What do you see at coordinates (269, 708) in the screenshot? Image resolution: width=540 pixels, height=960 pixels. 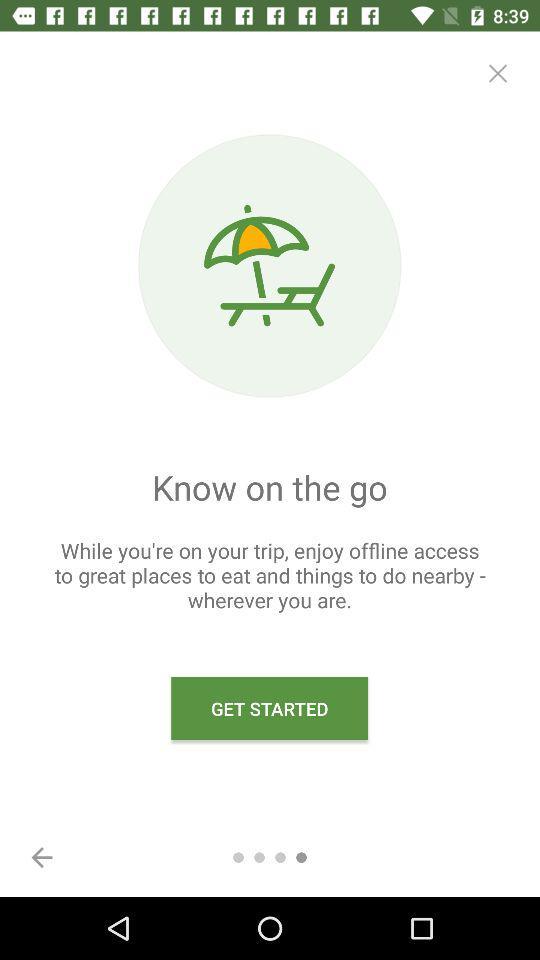 I see `the item below the while you re` at bounding box center [269, 708].